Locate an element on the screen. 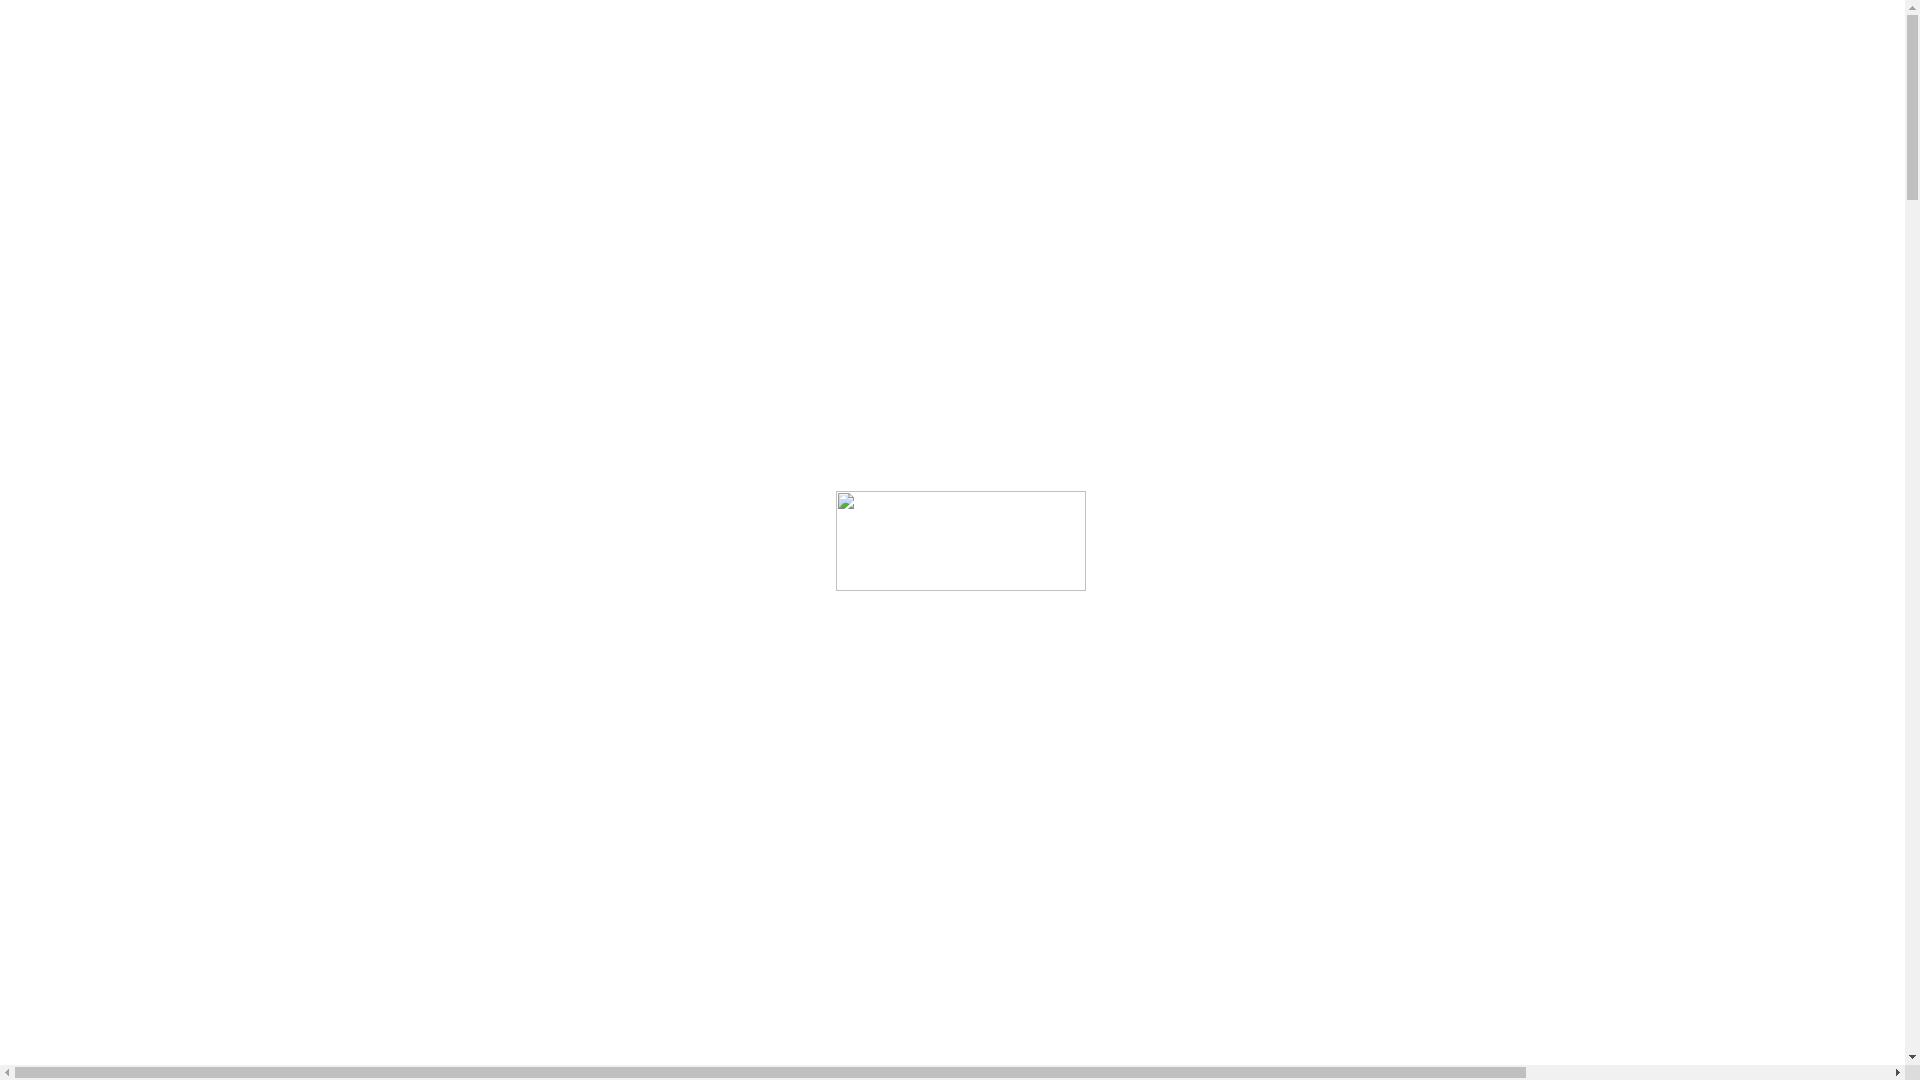 This screenshot has height=1080, width=1920. 'FR' is located at coordinates (67, 256).